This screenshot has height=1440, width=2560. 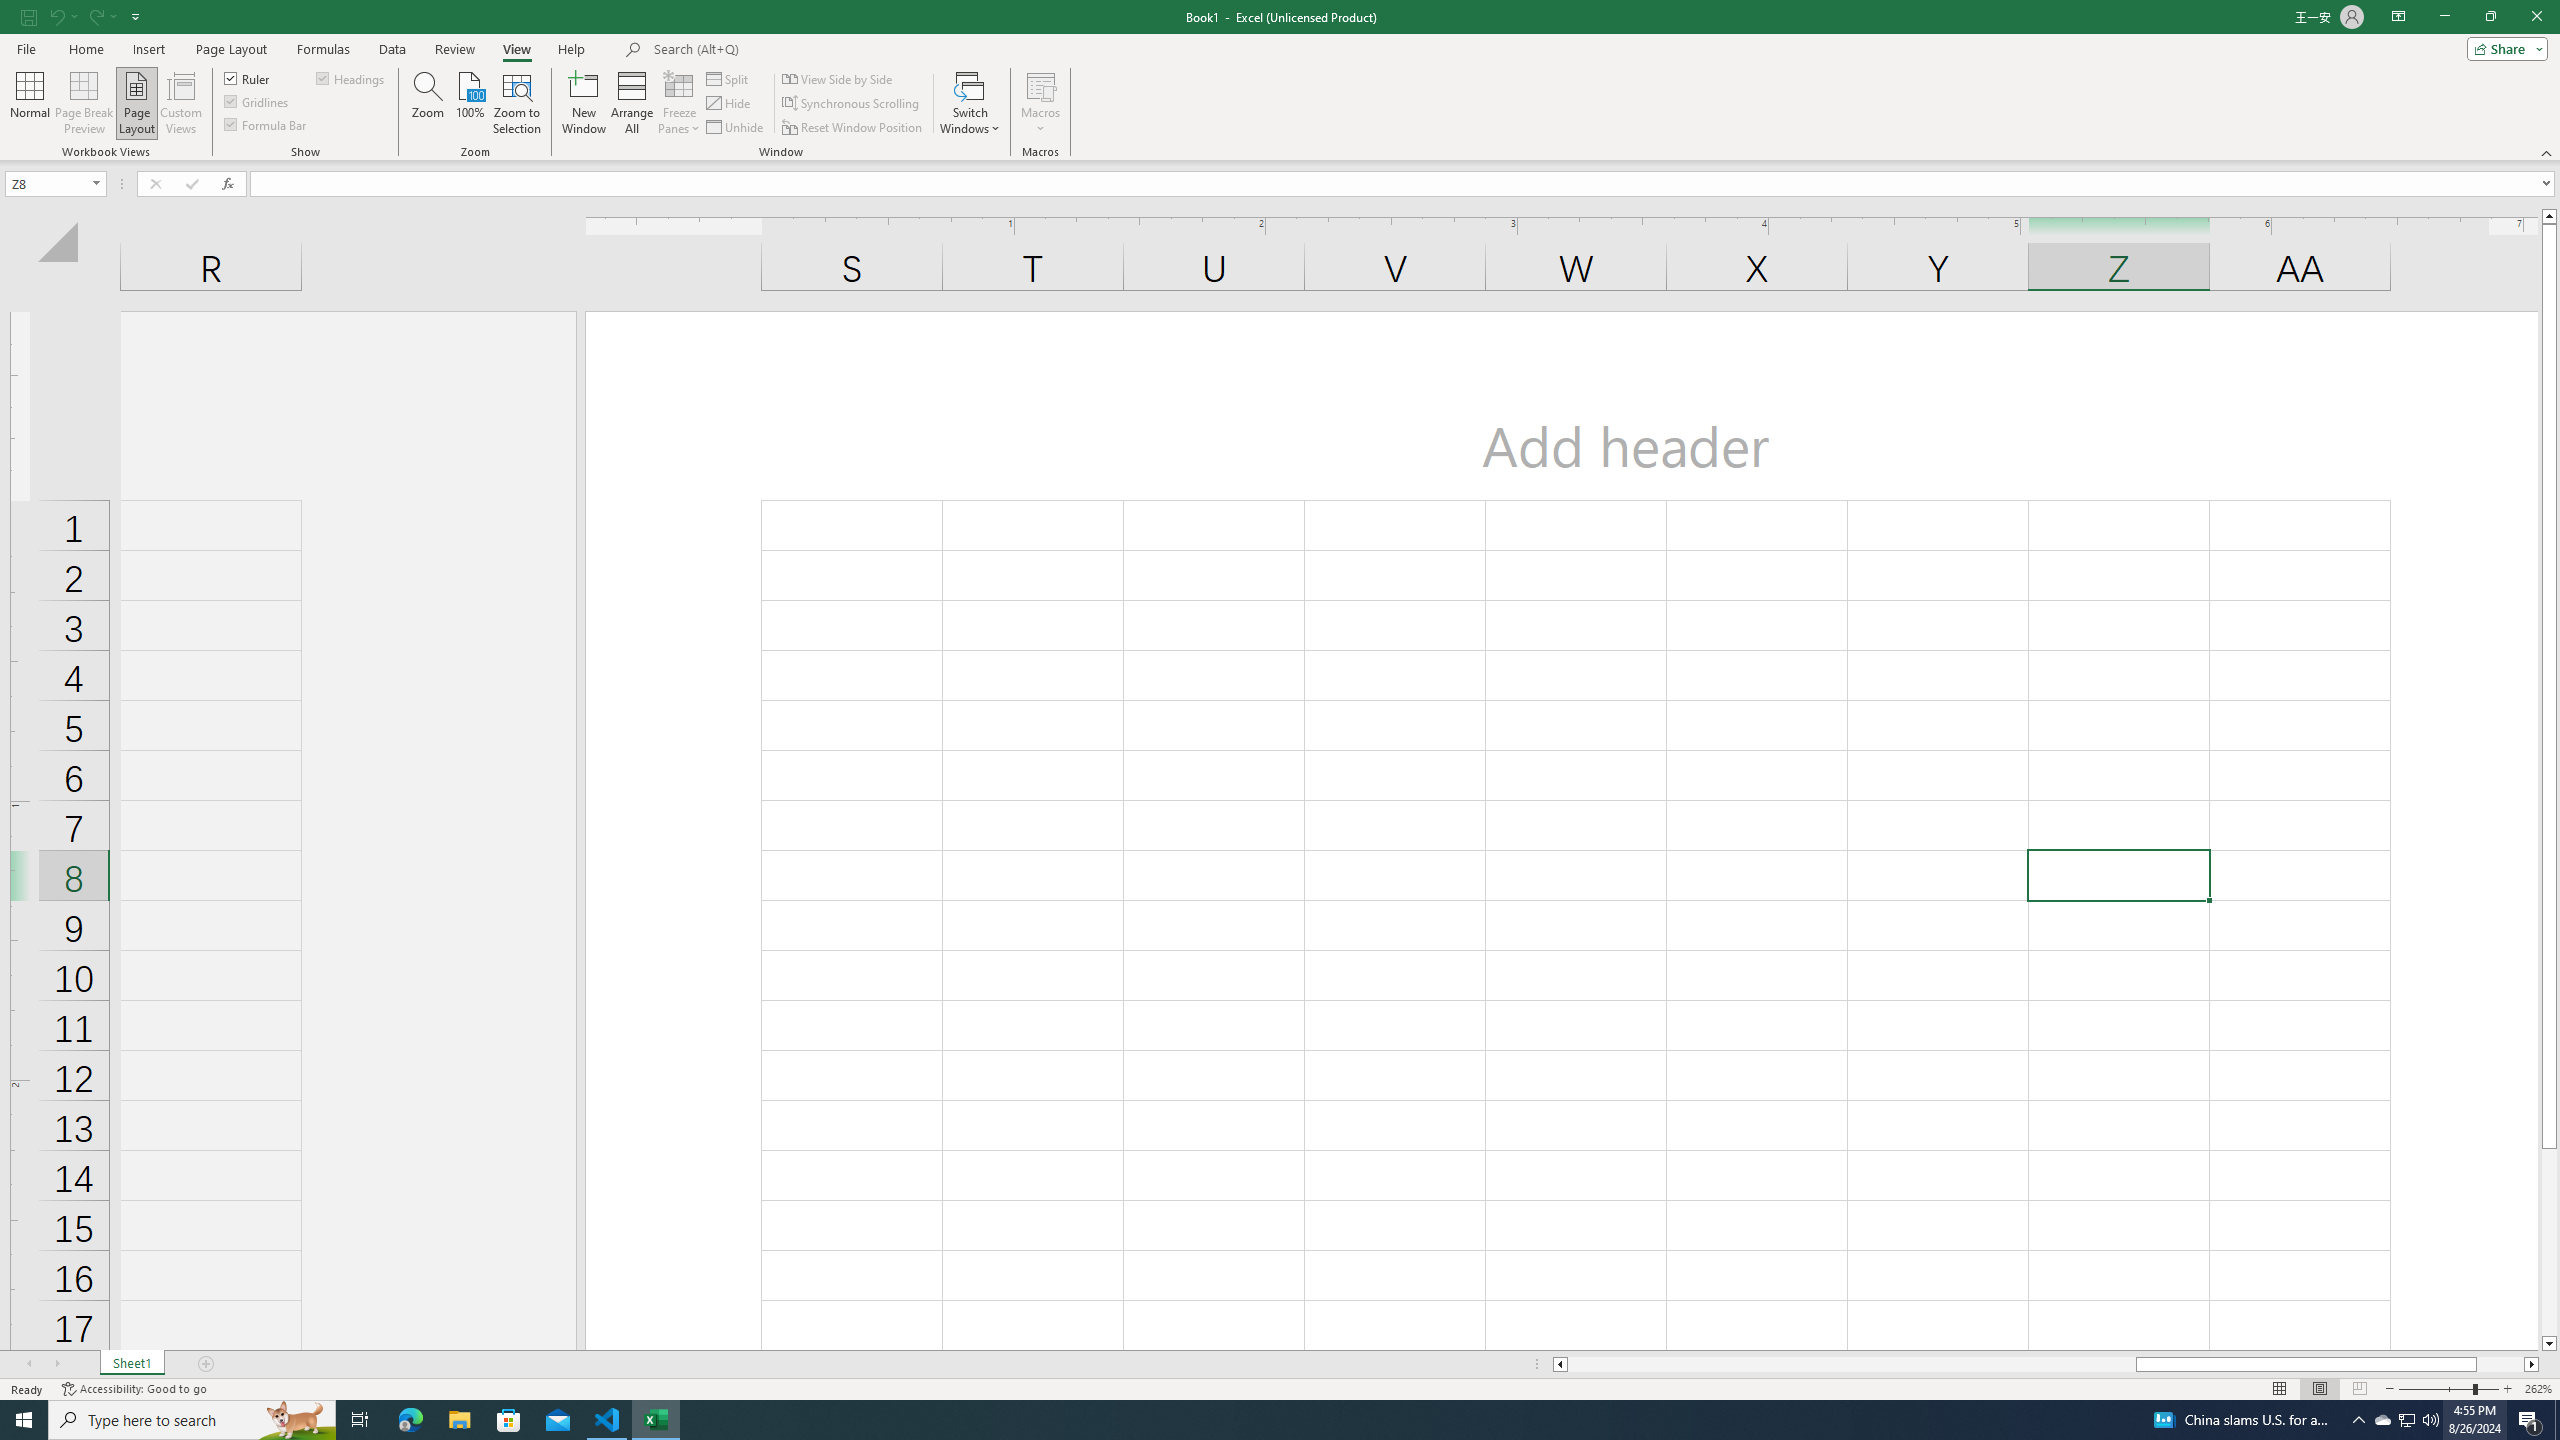 I want to click on 'Custom Views...', so click(x=180, y=103).